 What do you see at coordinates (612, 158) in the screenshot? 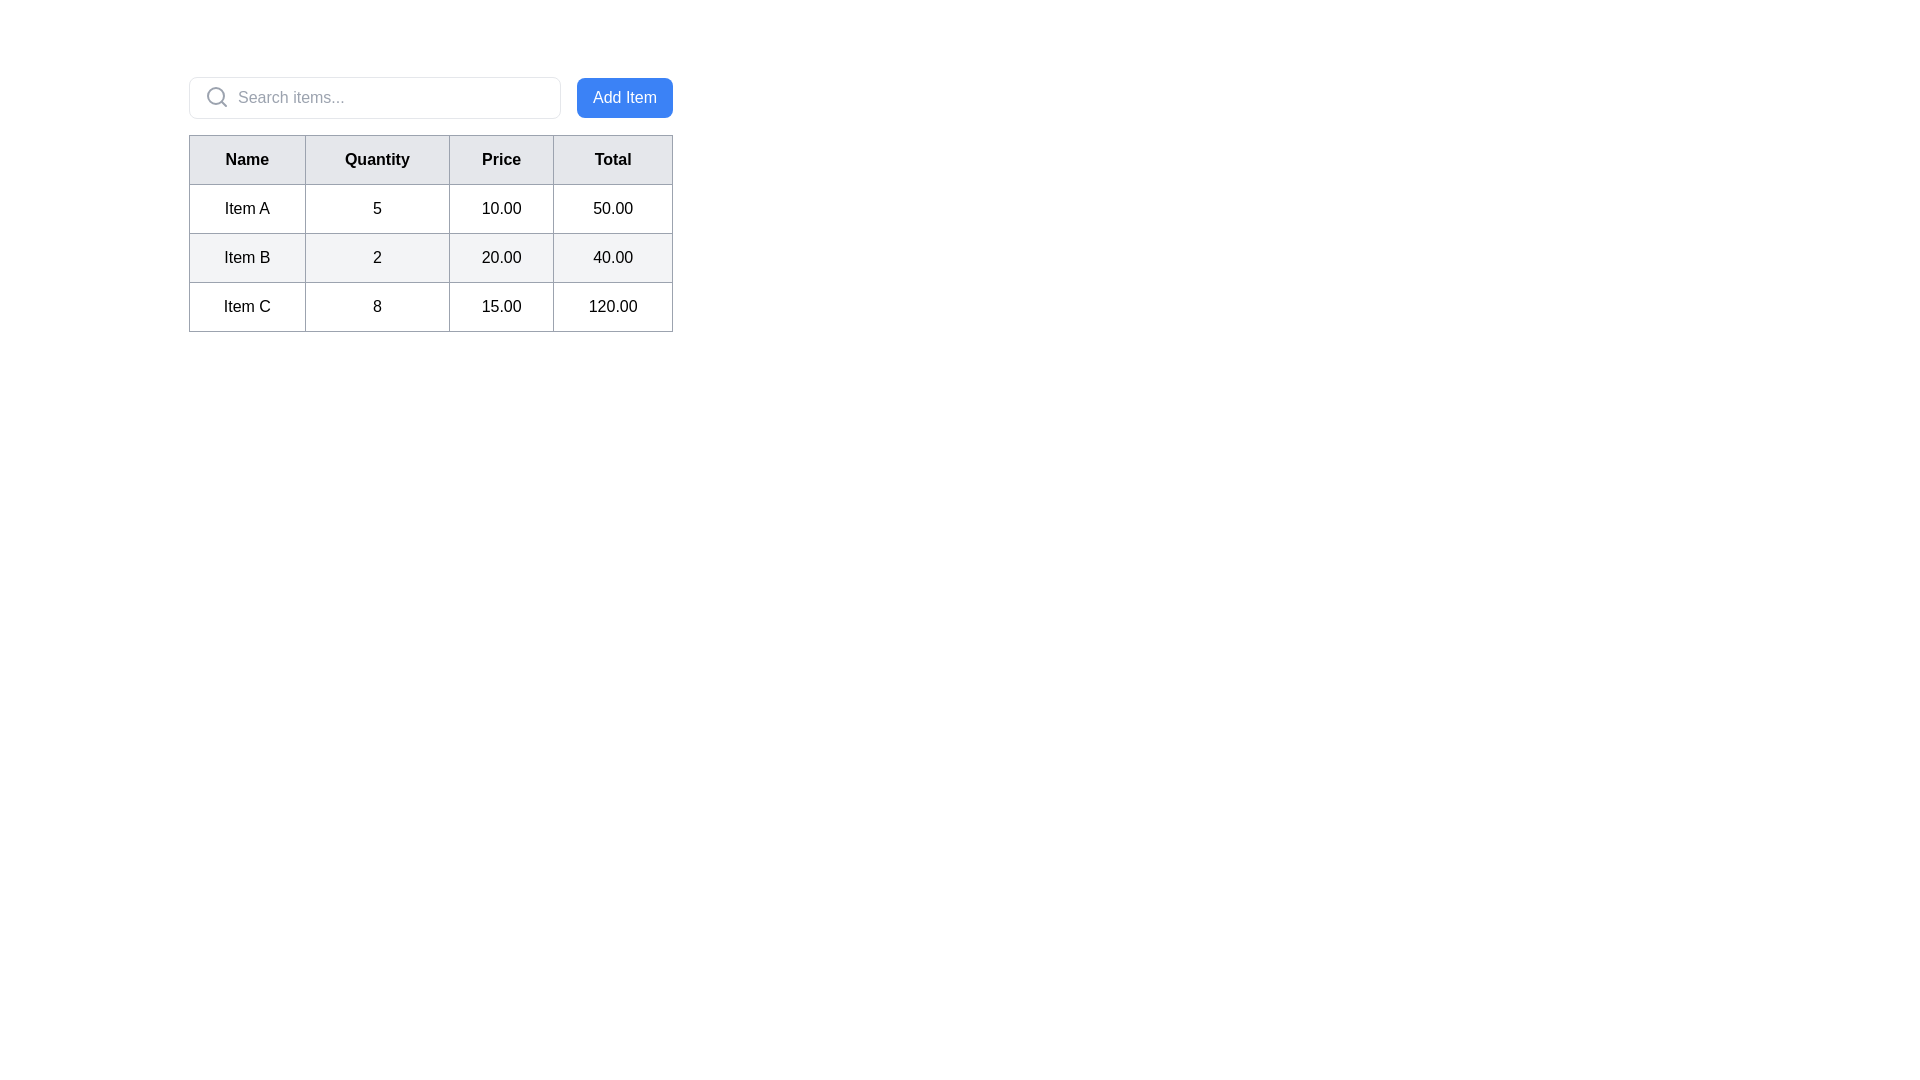
I see `the table header cell labeled 'Total', which is the fourth column header, positioned to the right of the 'Price' header cell` at bounding box center [612, 158].